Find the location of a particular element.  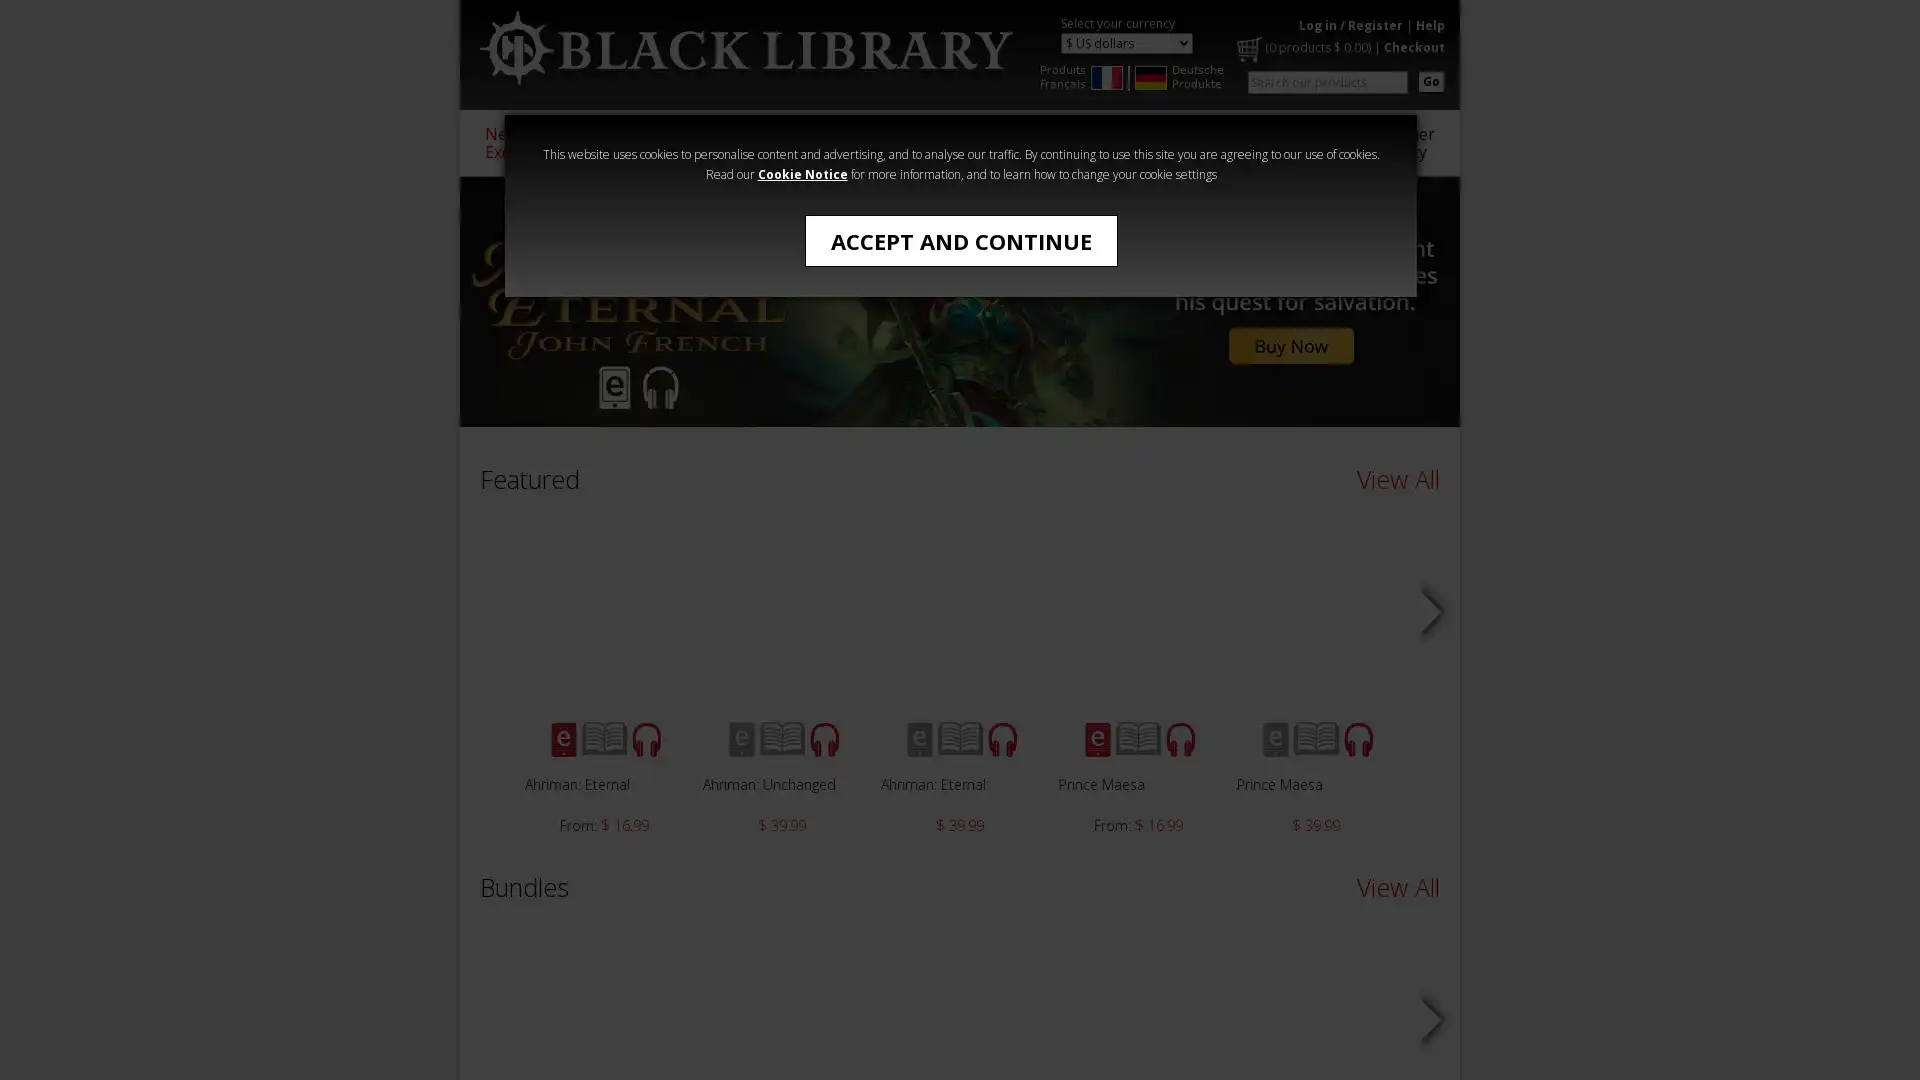

Go is located at coordinates (1430, 80).